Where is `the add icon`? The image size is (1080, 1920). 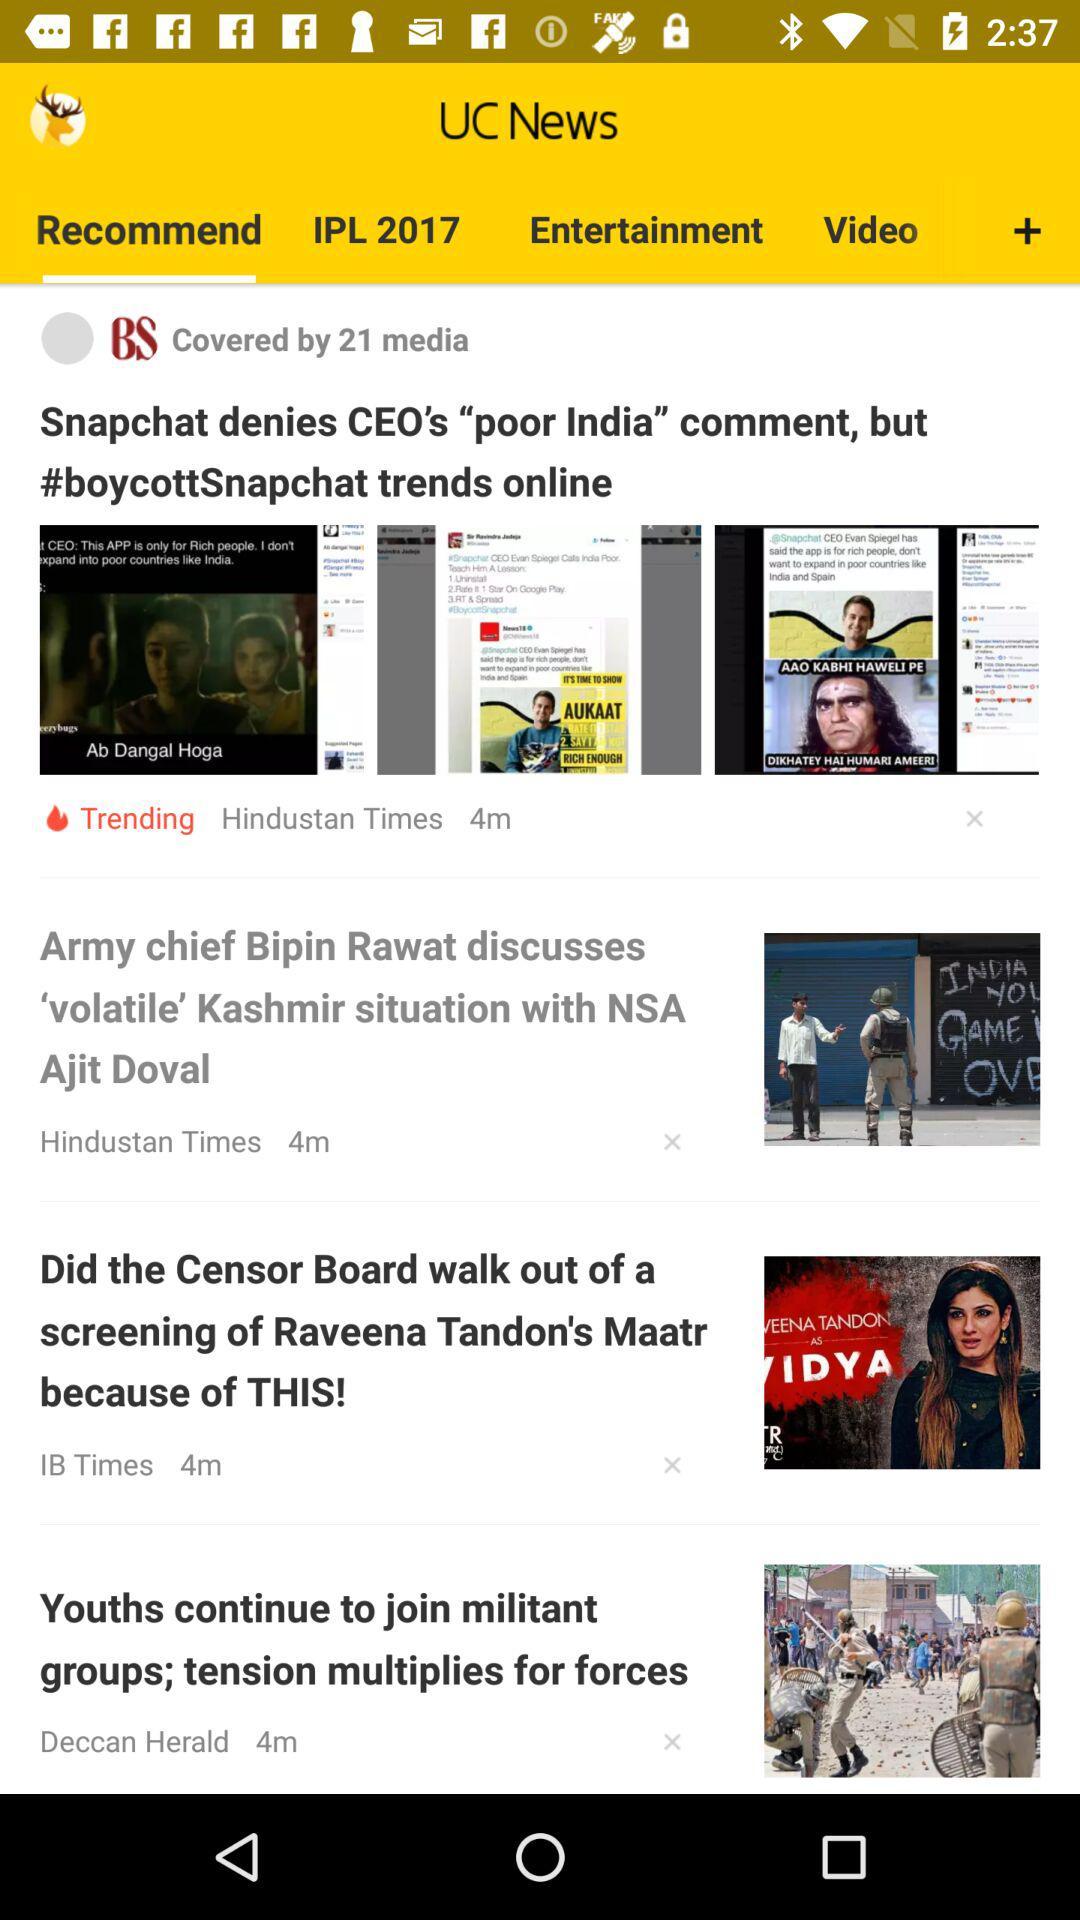
the add icon is located at coordinates (1027, 246).